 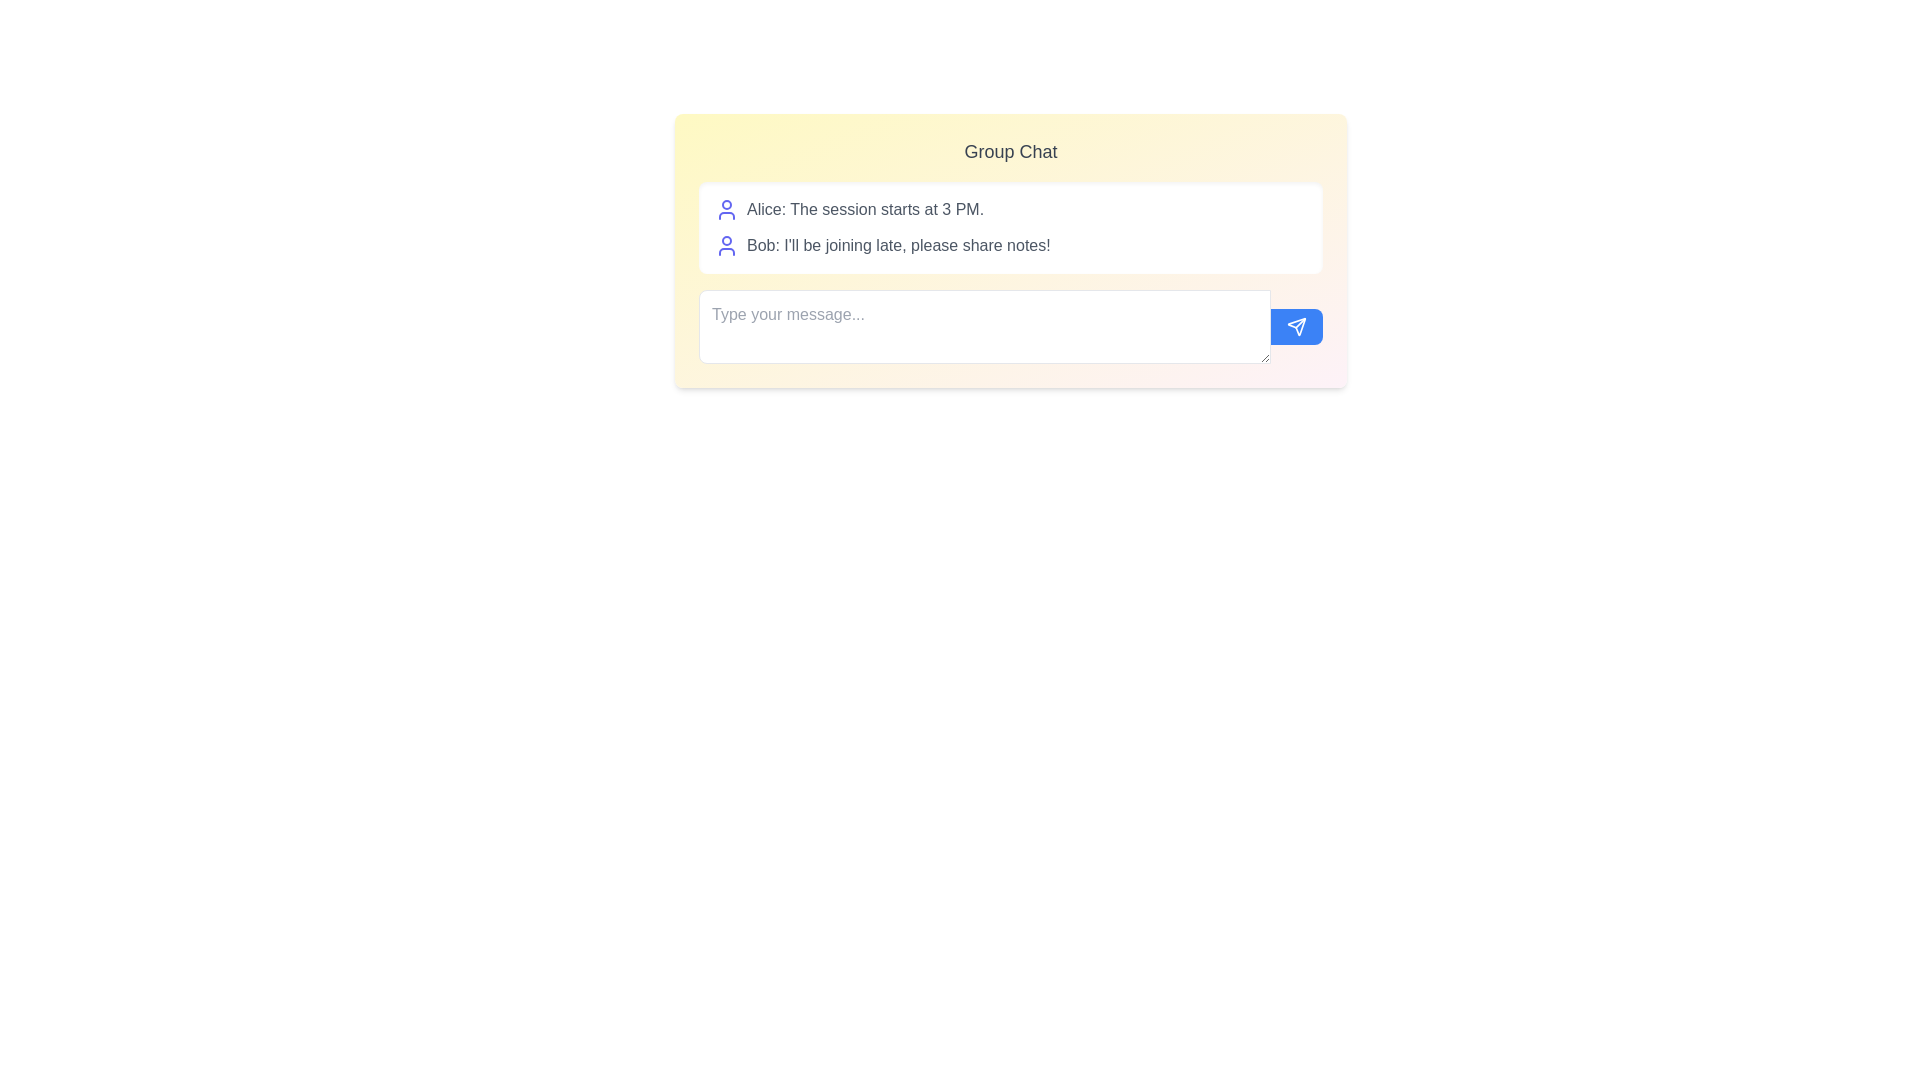 I want to click on text displayed in the Text Label that contains a message from Bob in the group chat, positioned below Alice's message, so click(x=897, y=245).